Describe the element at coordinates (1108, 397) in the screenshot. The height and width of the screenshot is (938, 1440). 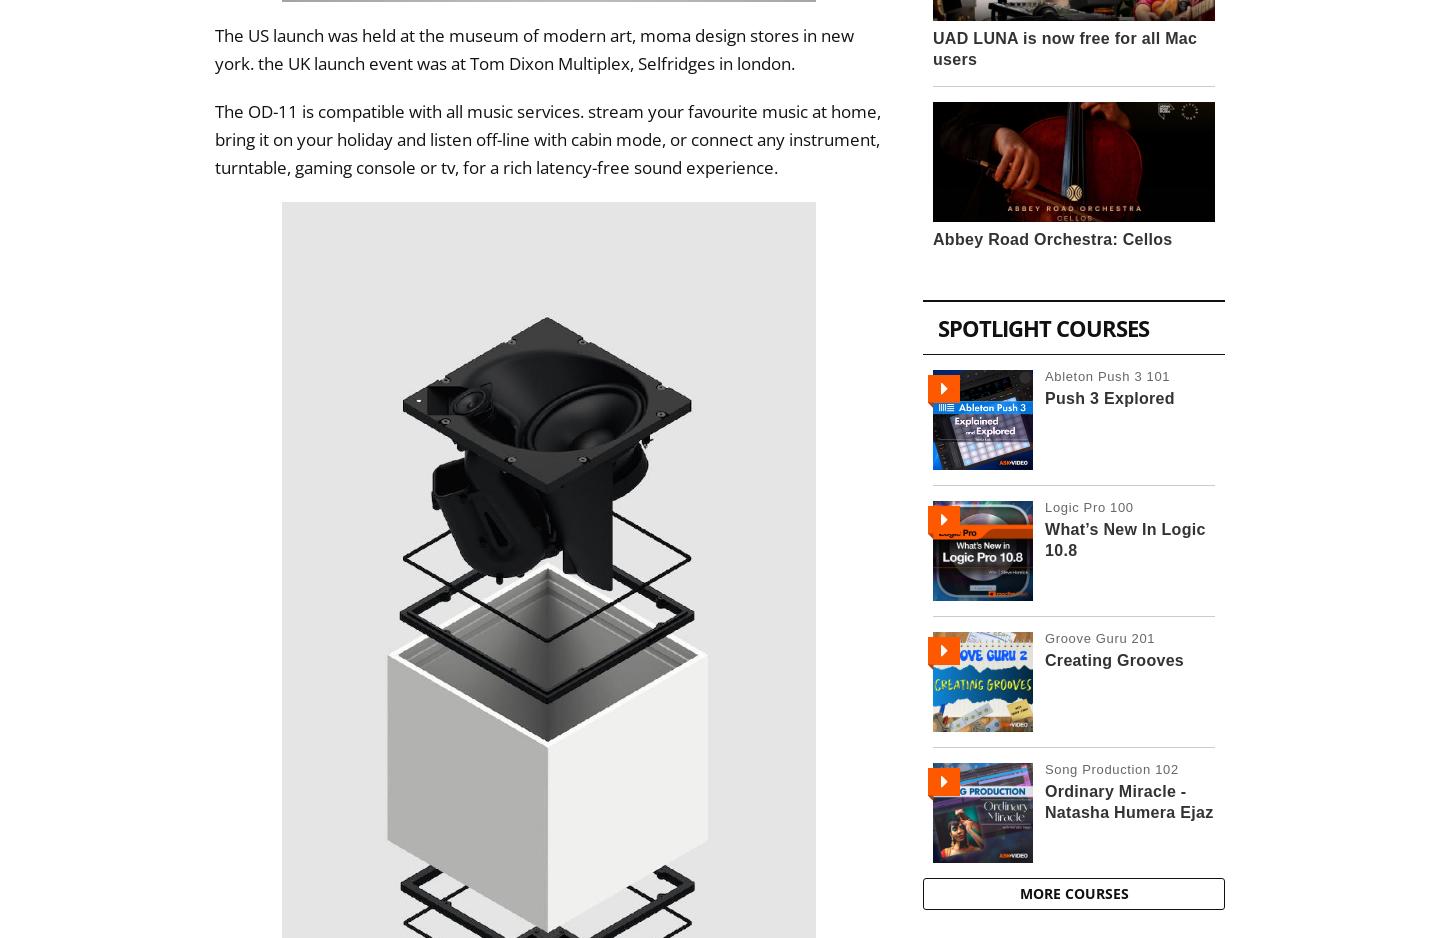
I see `'Push 3 Explored'` at that location.